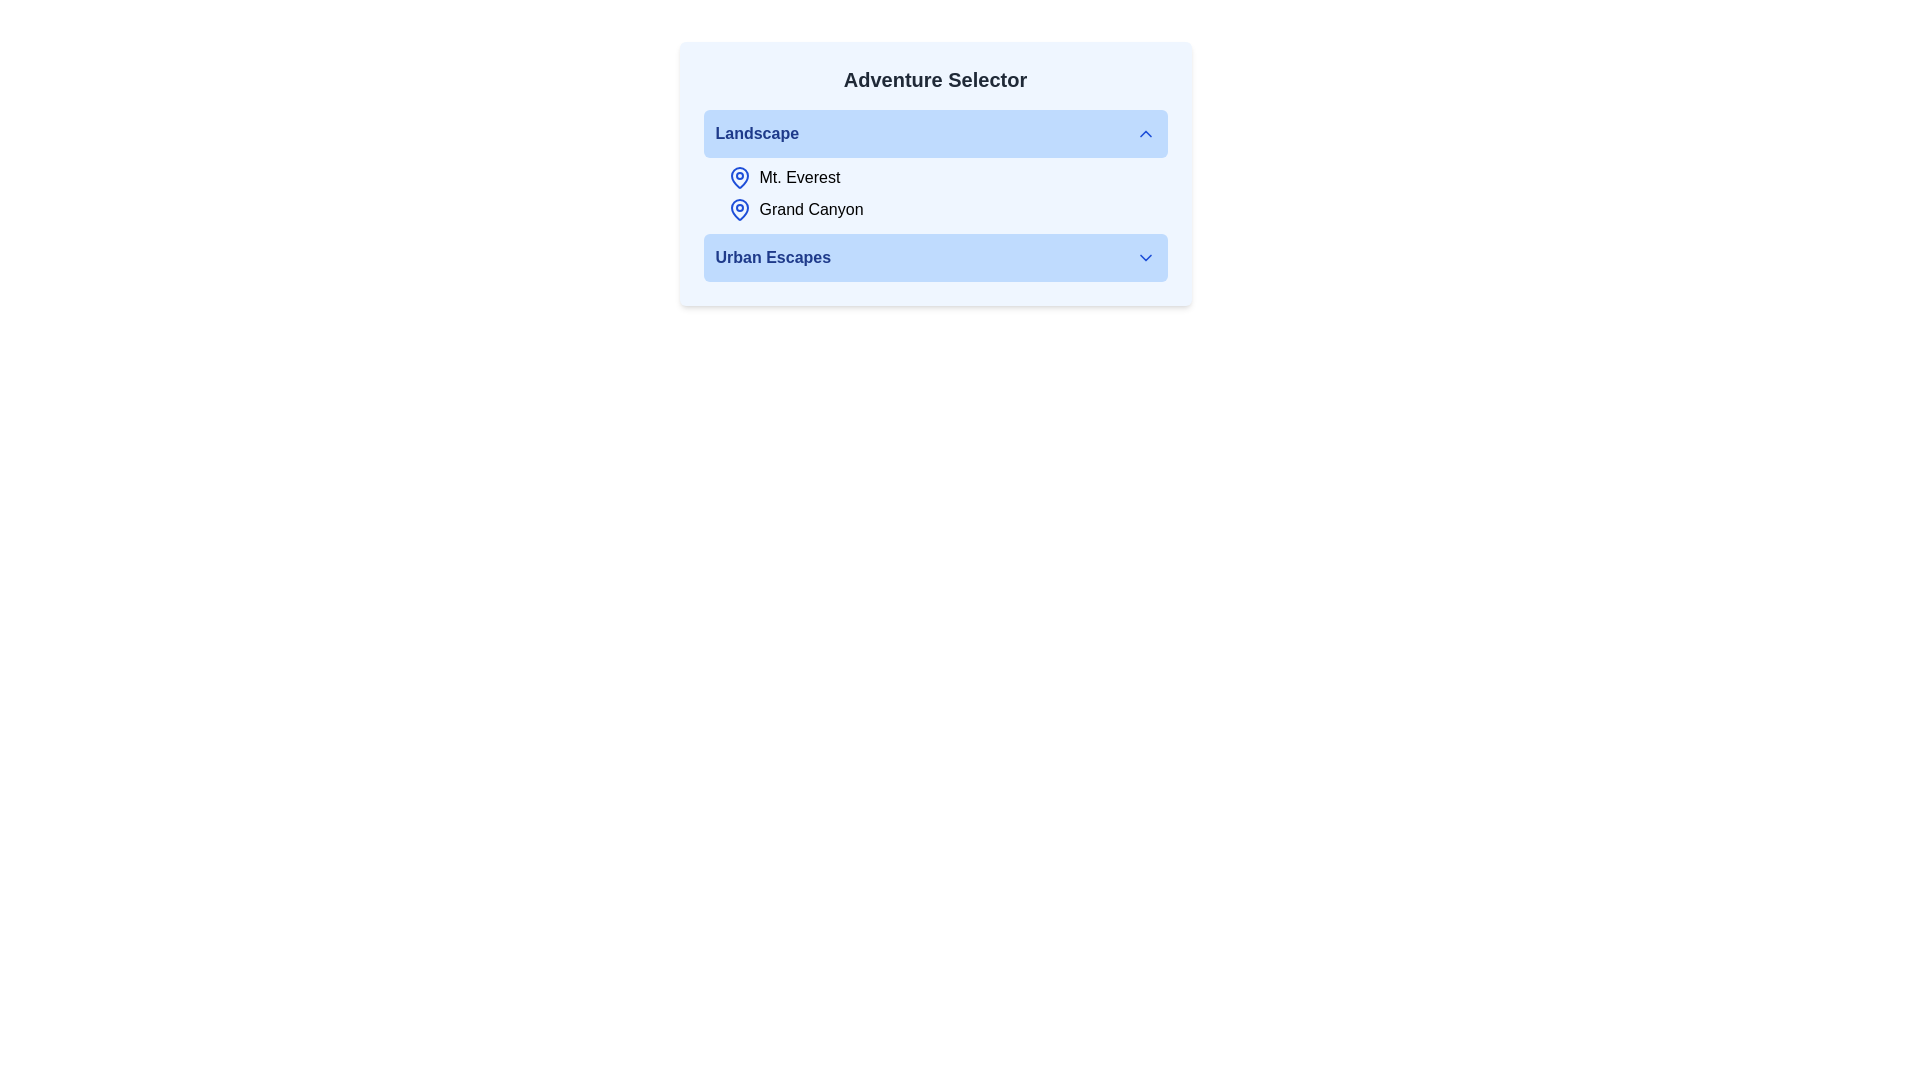 Image resolution: width=1920 pixels, height=1080 pixels. What do you see at coordinates (738, 176) in the screenshot?
I see `the blue map pin icon located to the left of the text 'Mt. Everest' in the 'Landscape' section` at bounding box center [738, 176].